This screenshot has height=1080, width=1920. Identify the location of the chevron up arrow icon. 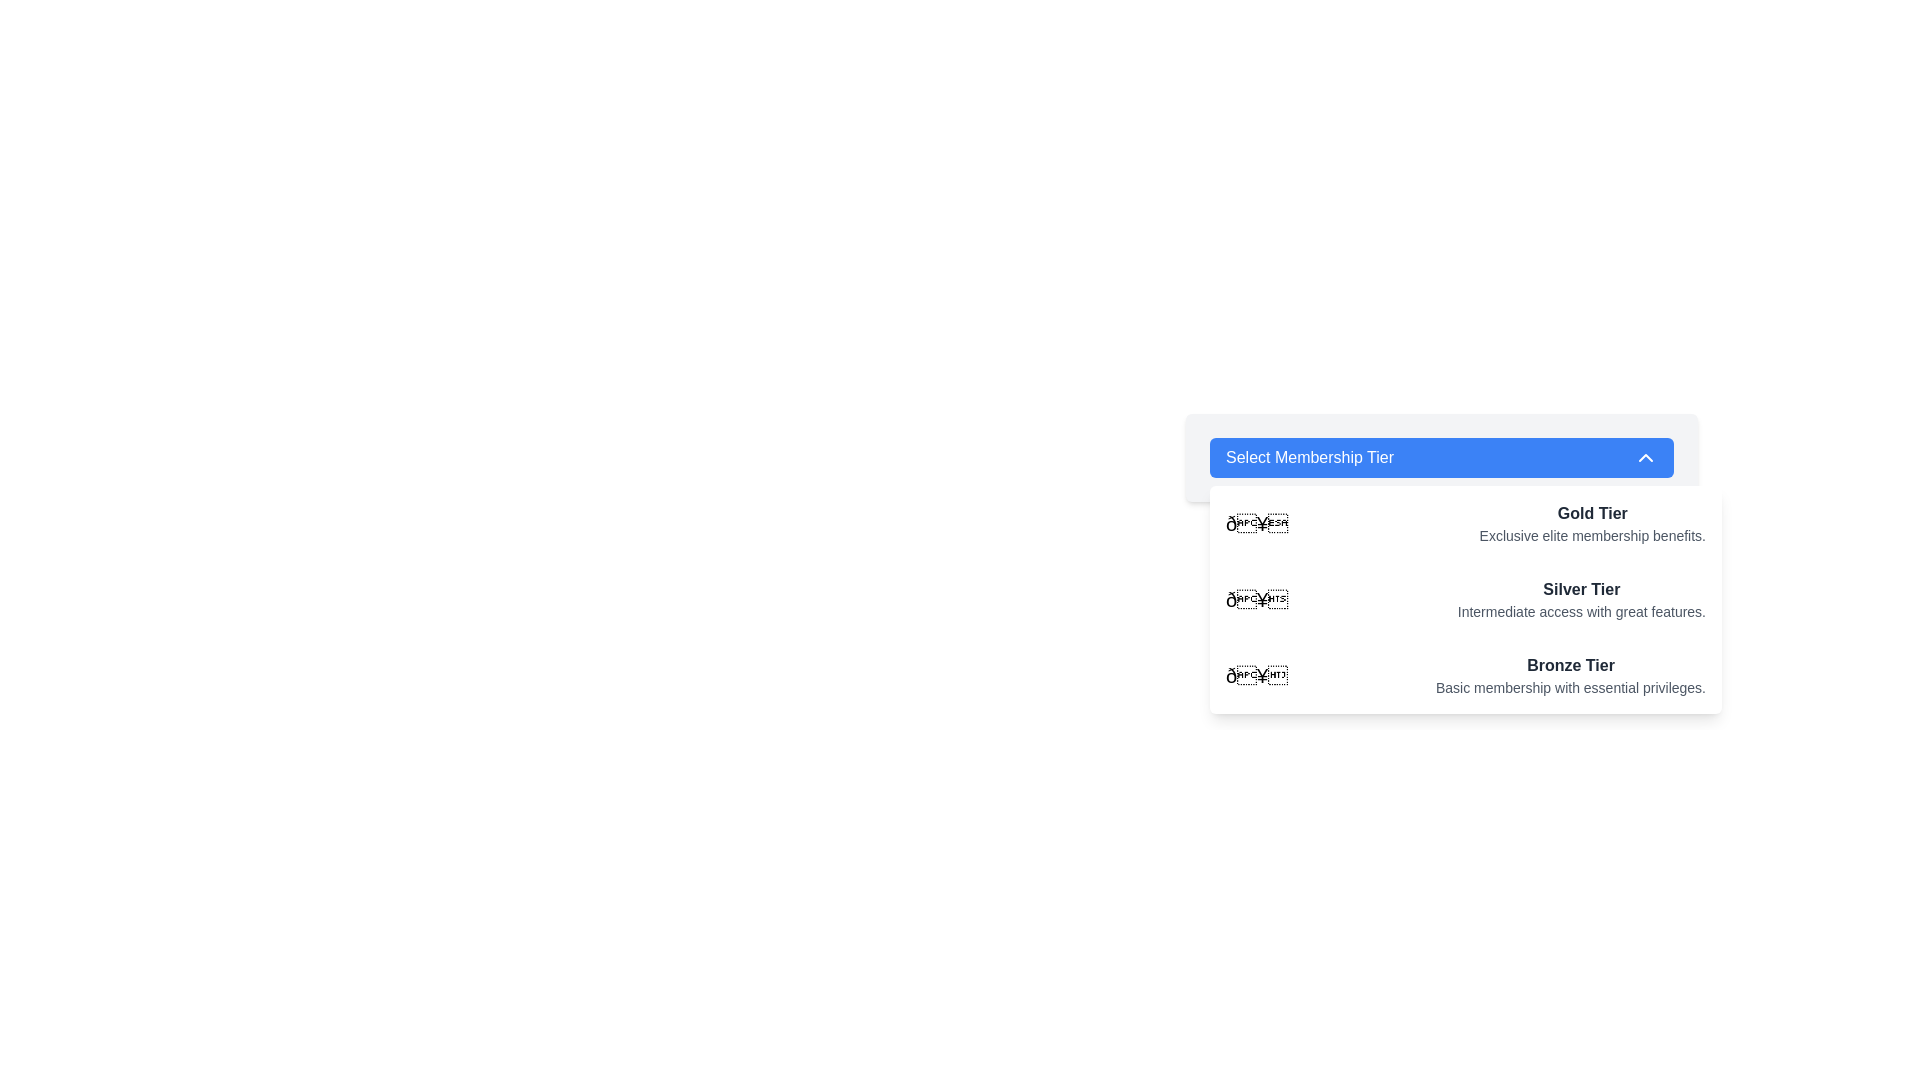
(1646, 458).